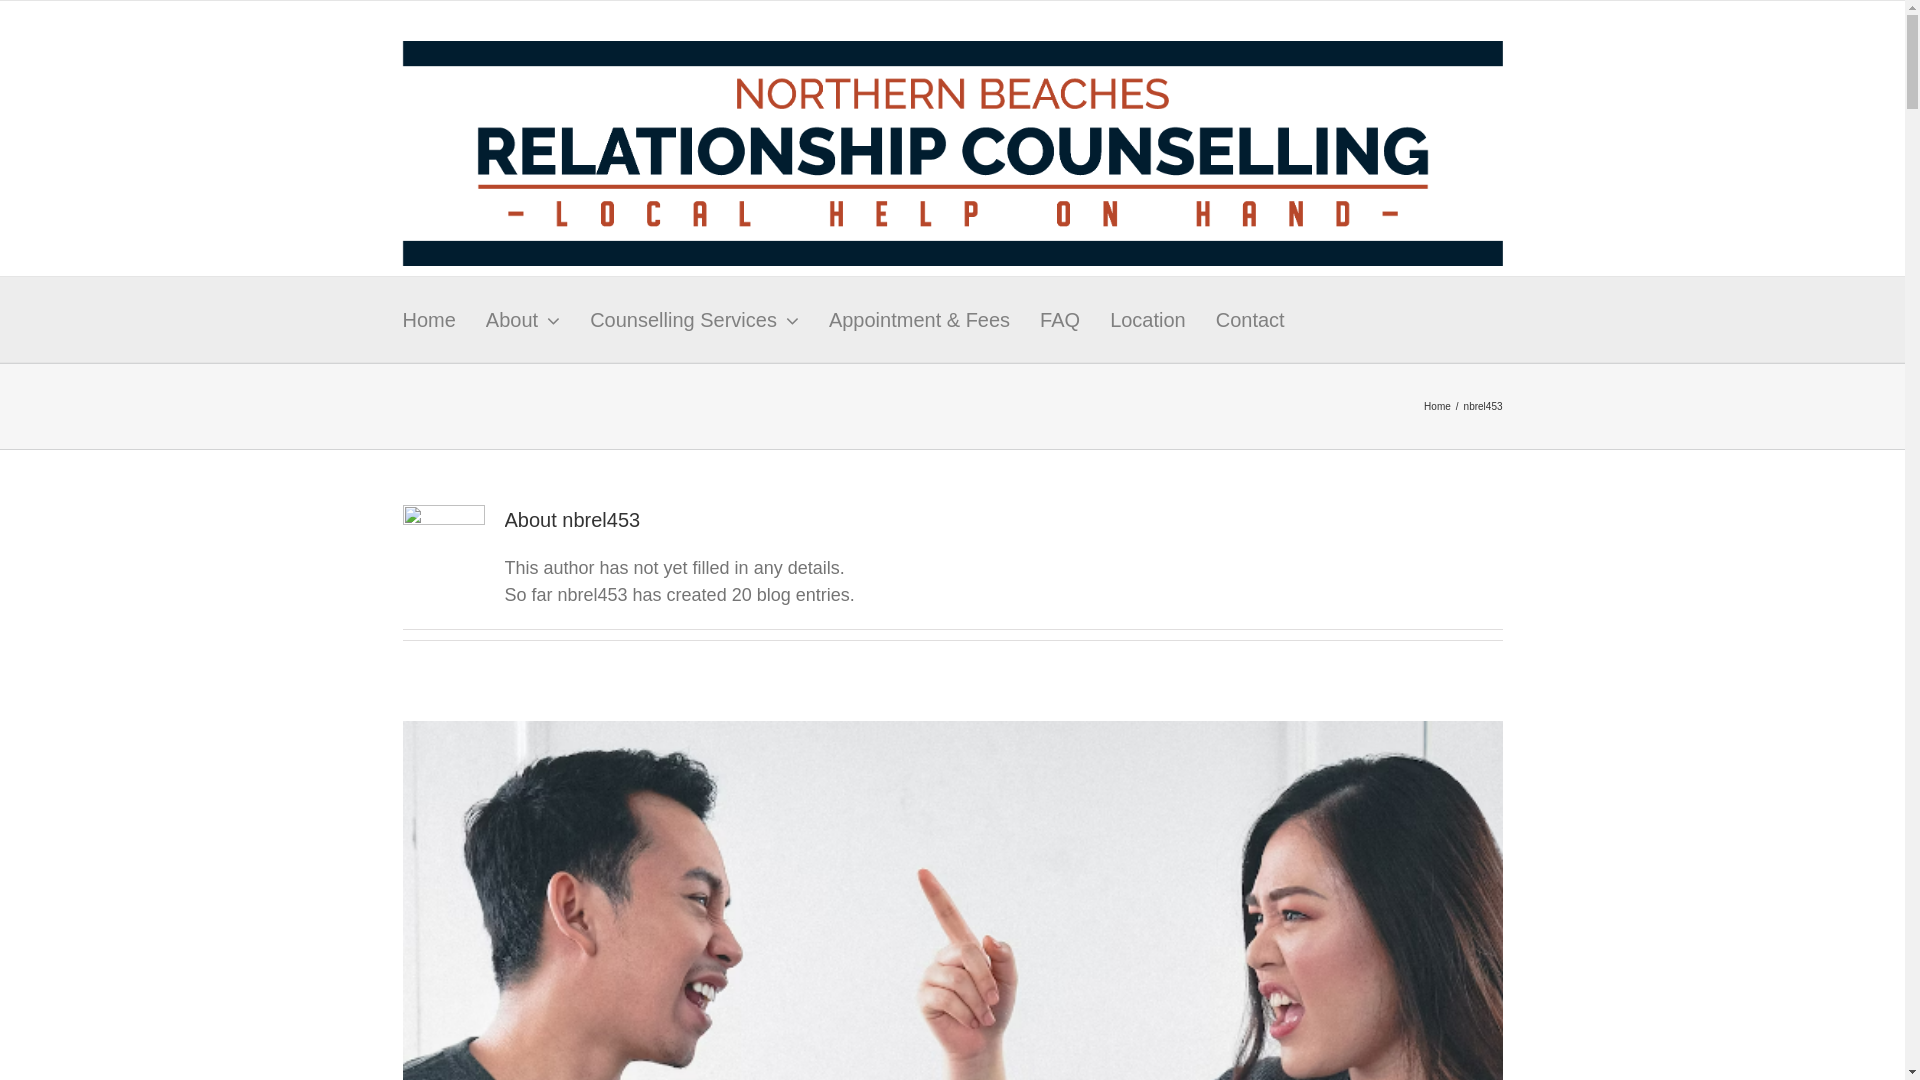 This screenshot has width=1920, height=1080. What do you see at coordinates (427, 318) in the screenshot?
I see `'Home'` at bounding box center [427, 318].